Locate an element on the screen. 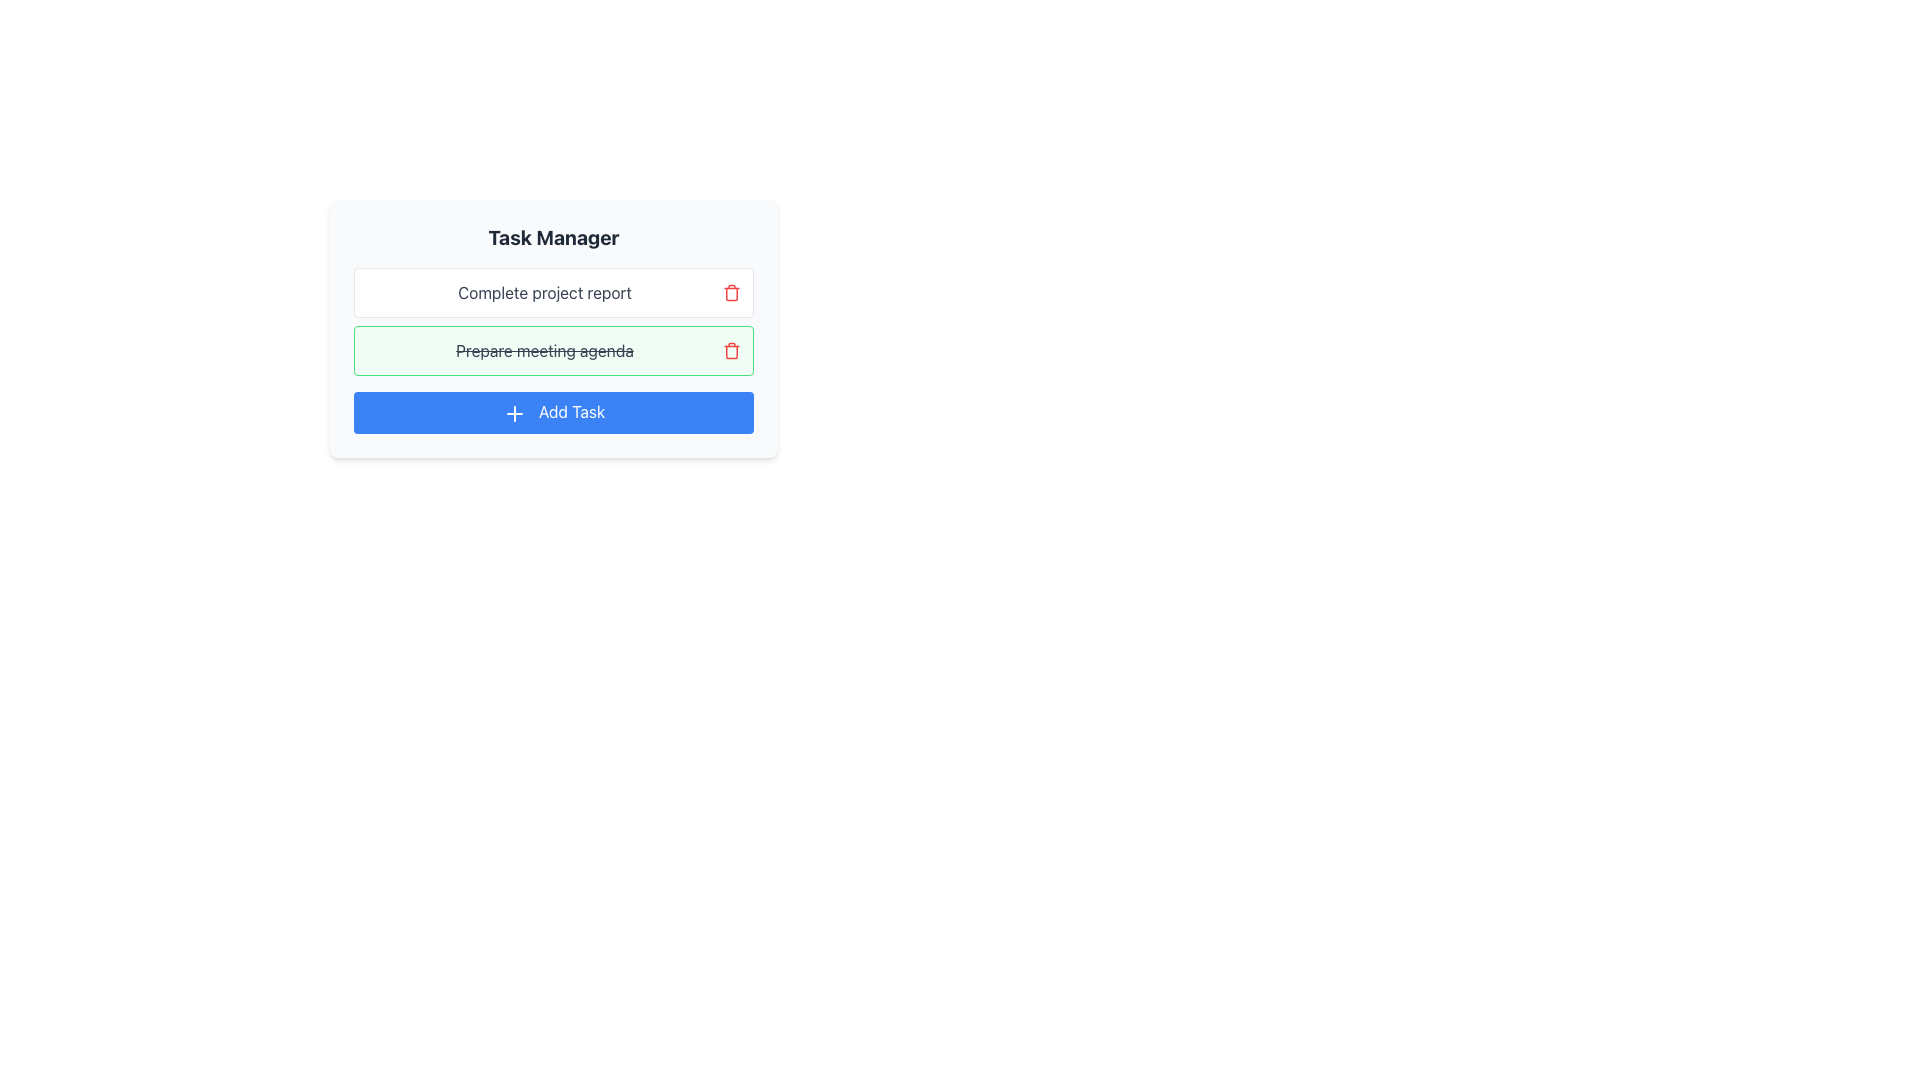 The image size is (1920, 1080). the red trash icon is located at coordinates (730, 350).